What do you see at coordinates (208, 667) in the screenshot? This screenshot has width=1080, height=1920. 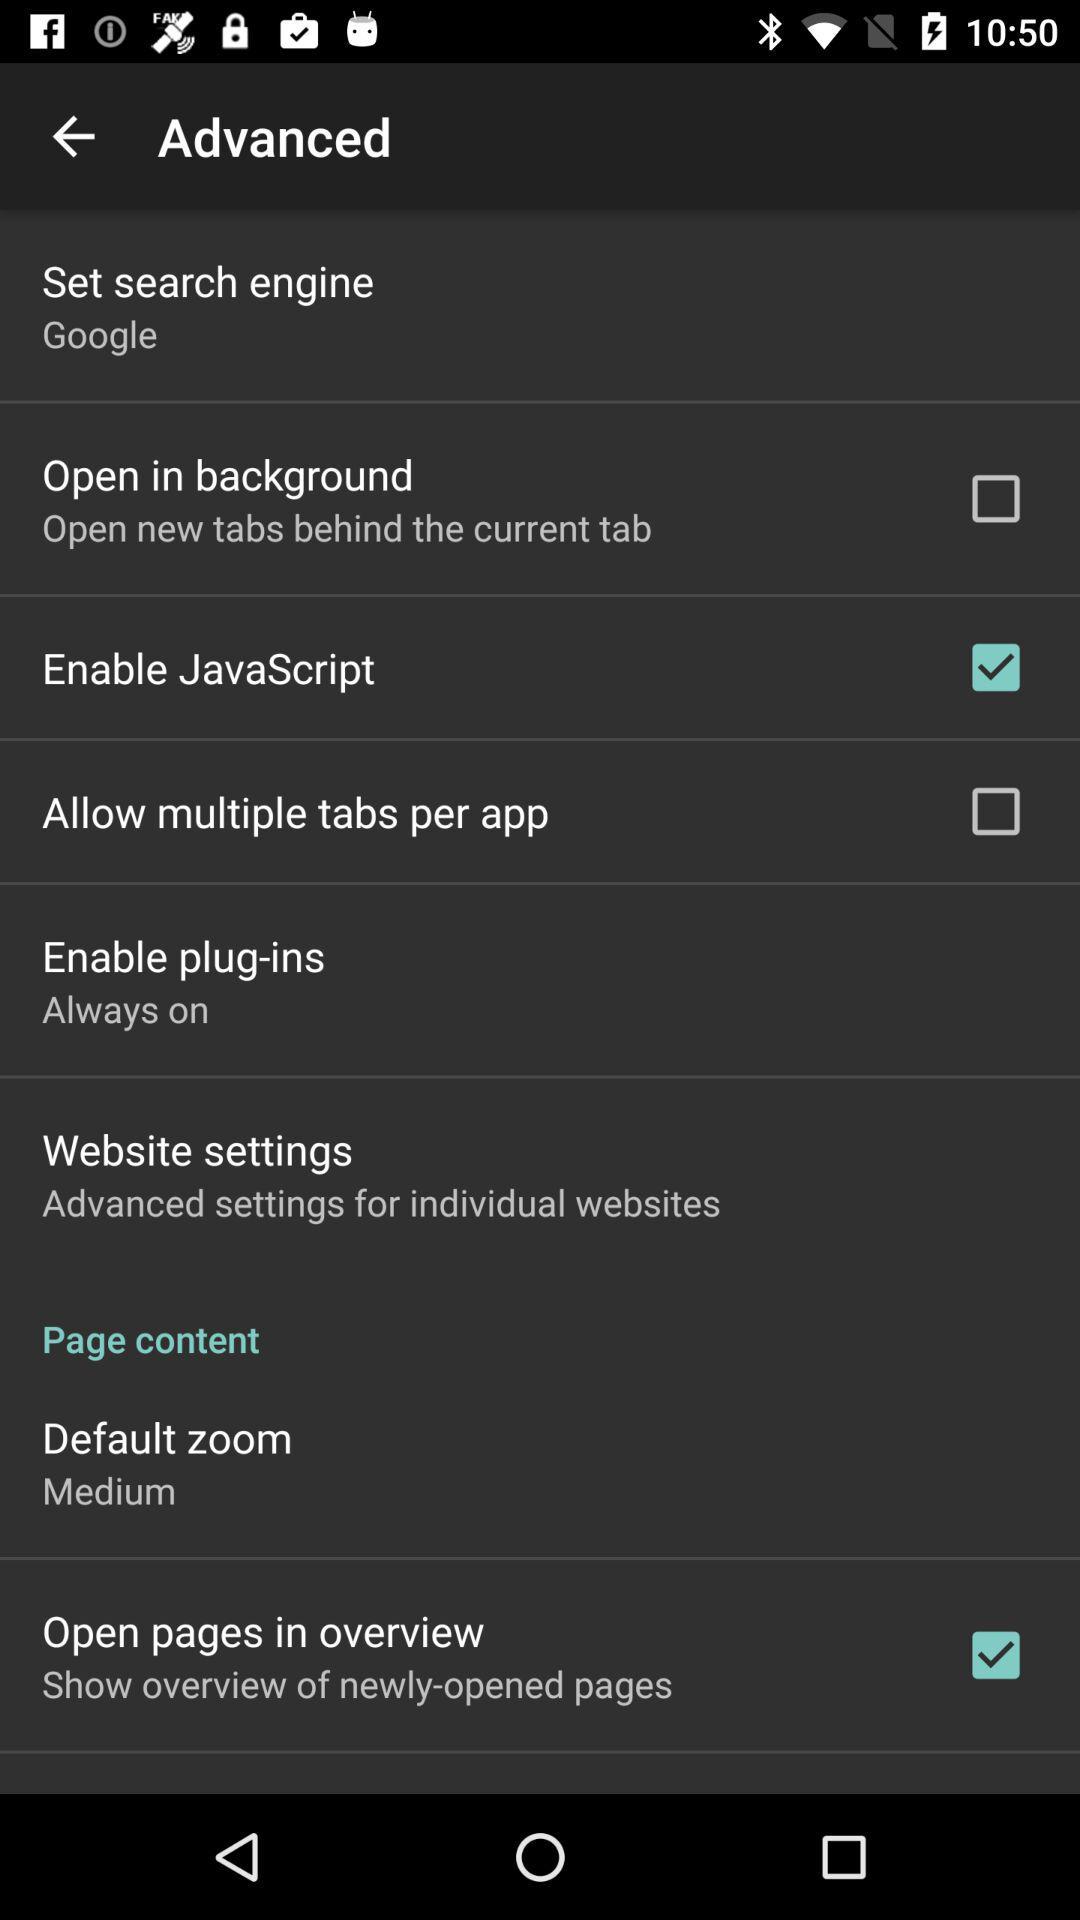 I see `the enable javascript item` at bounding box center [208, 667].